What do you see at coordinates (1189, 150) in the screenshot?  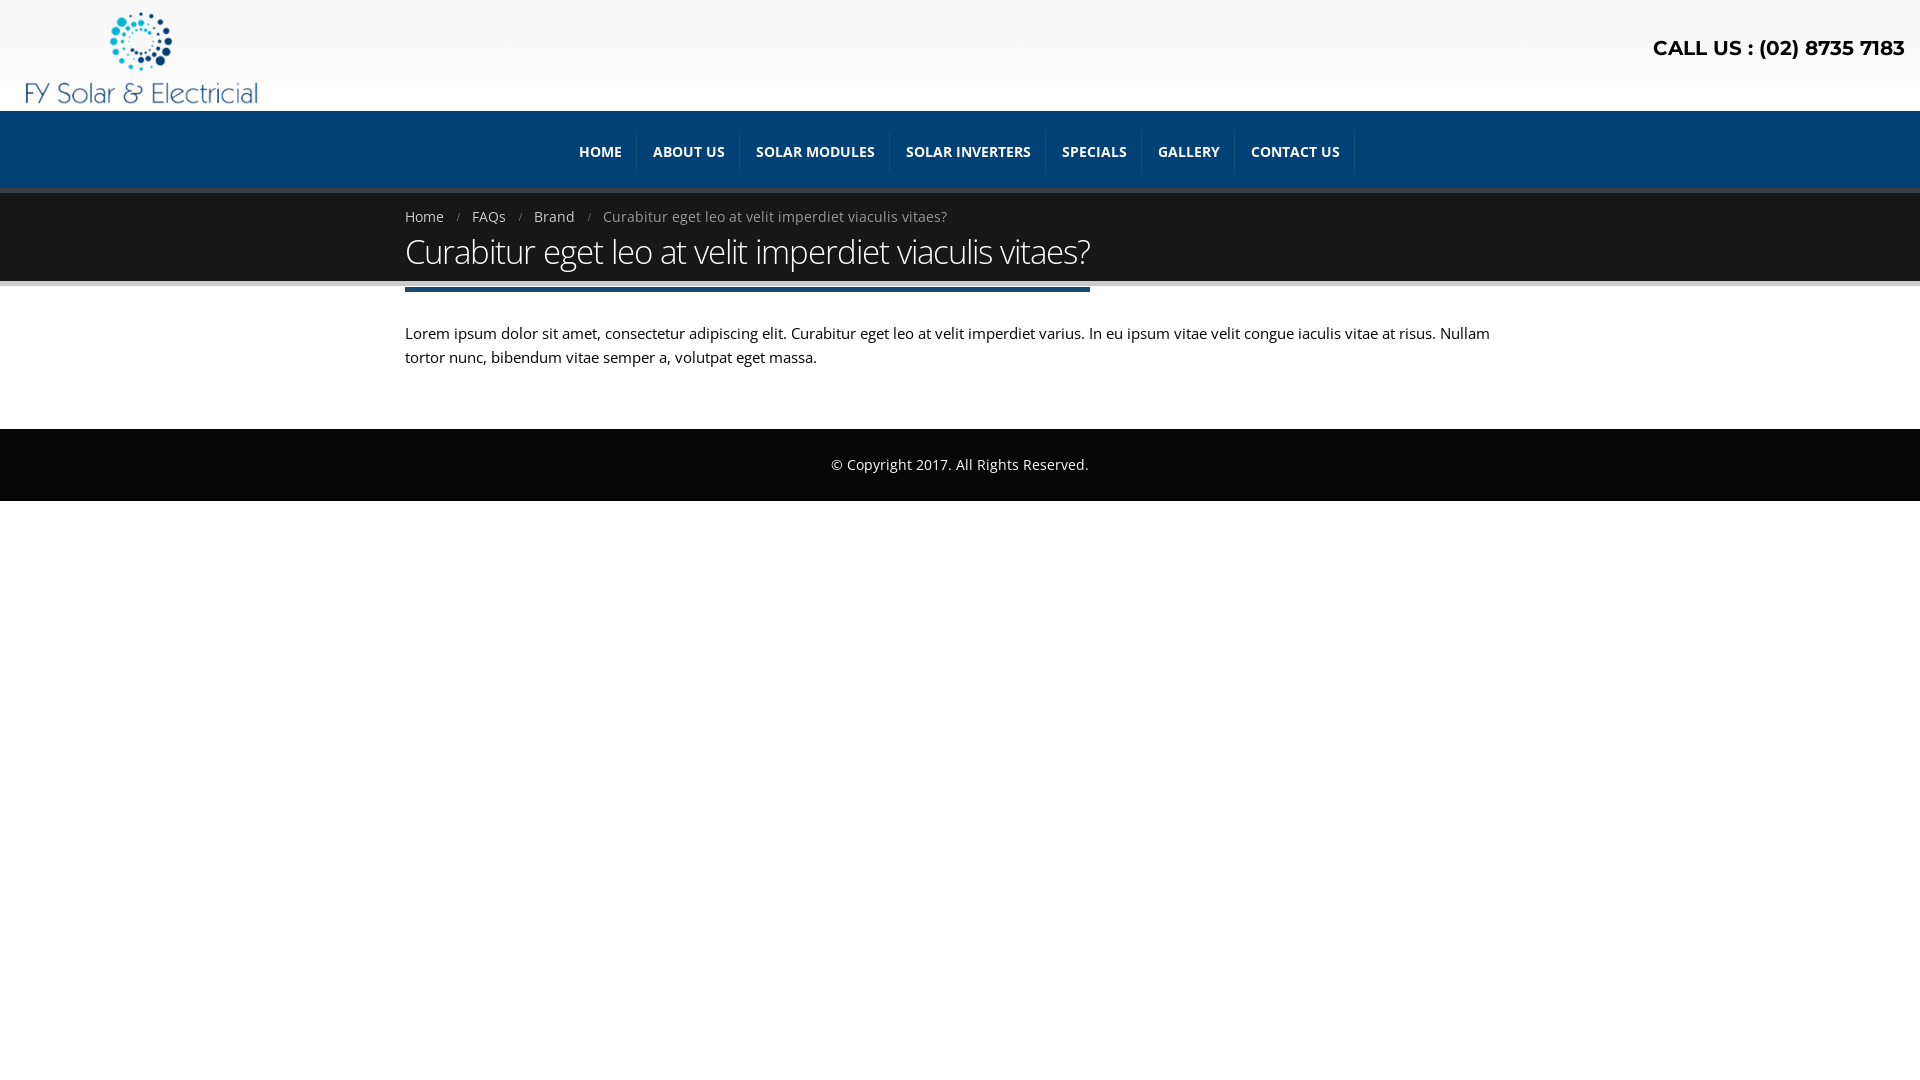 I see `'GALLERY'` at bounding box center [1189, 150].